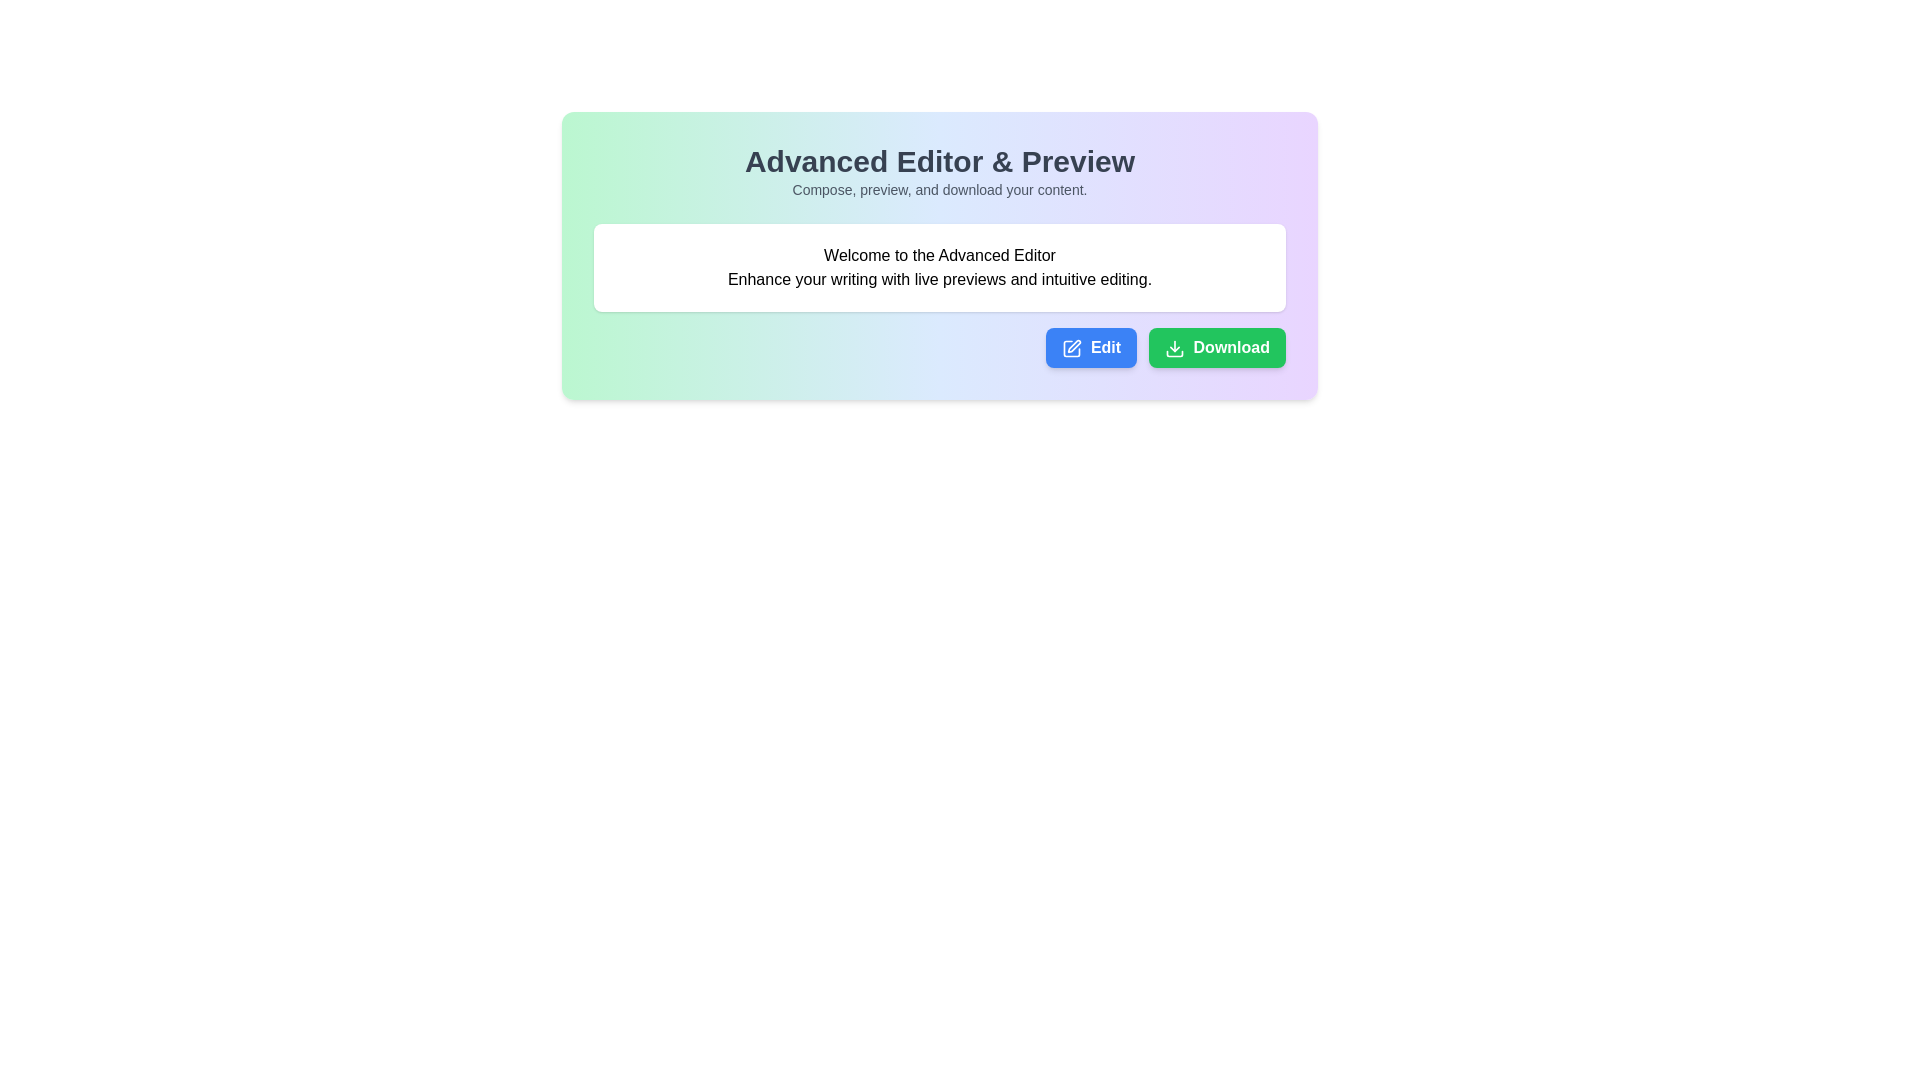 The width and height of the screenshot is (1920, 1080). I want to click on the Text Display element that features two lines of text: 'Welcome to the Advanced Editor' in bold and 'Enhance your writing with live previews and intuitive editing.' in regular style, positioned below the title 'Advanced Editor & Preview', so click(939, 266).